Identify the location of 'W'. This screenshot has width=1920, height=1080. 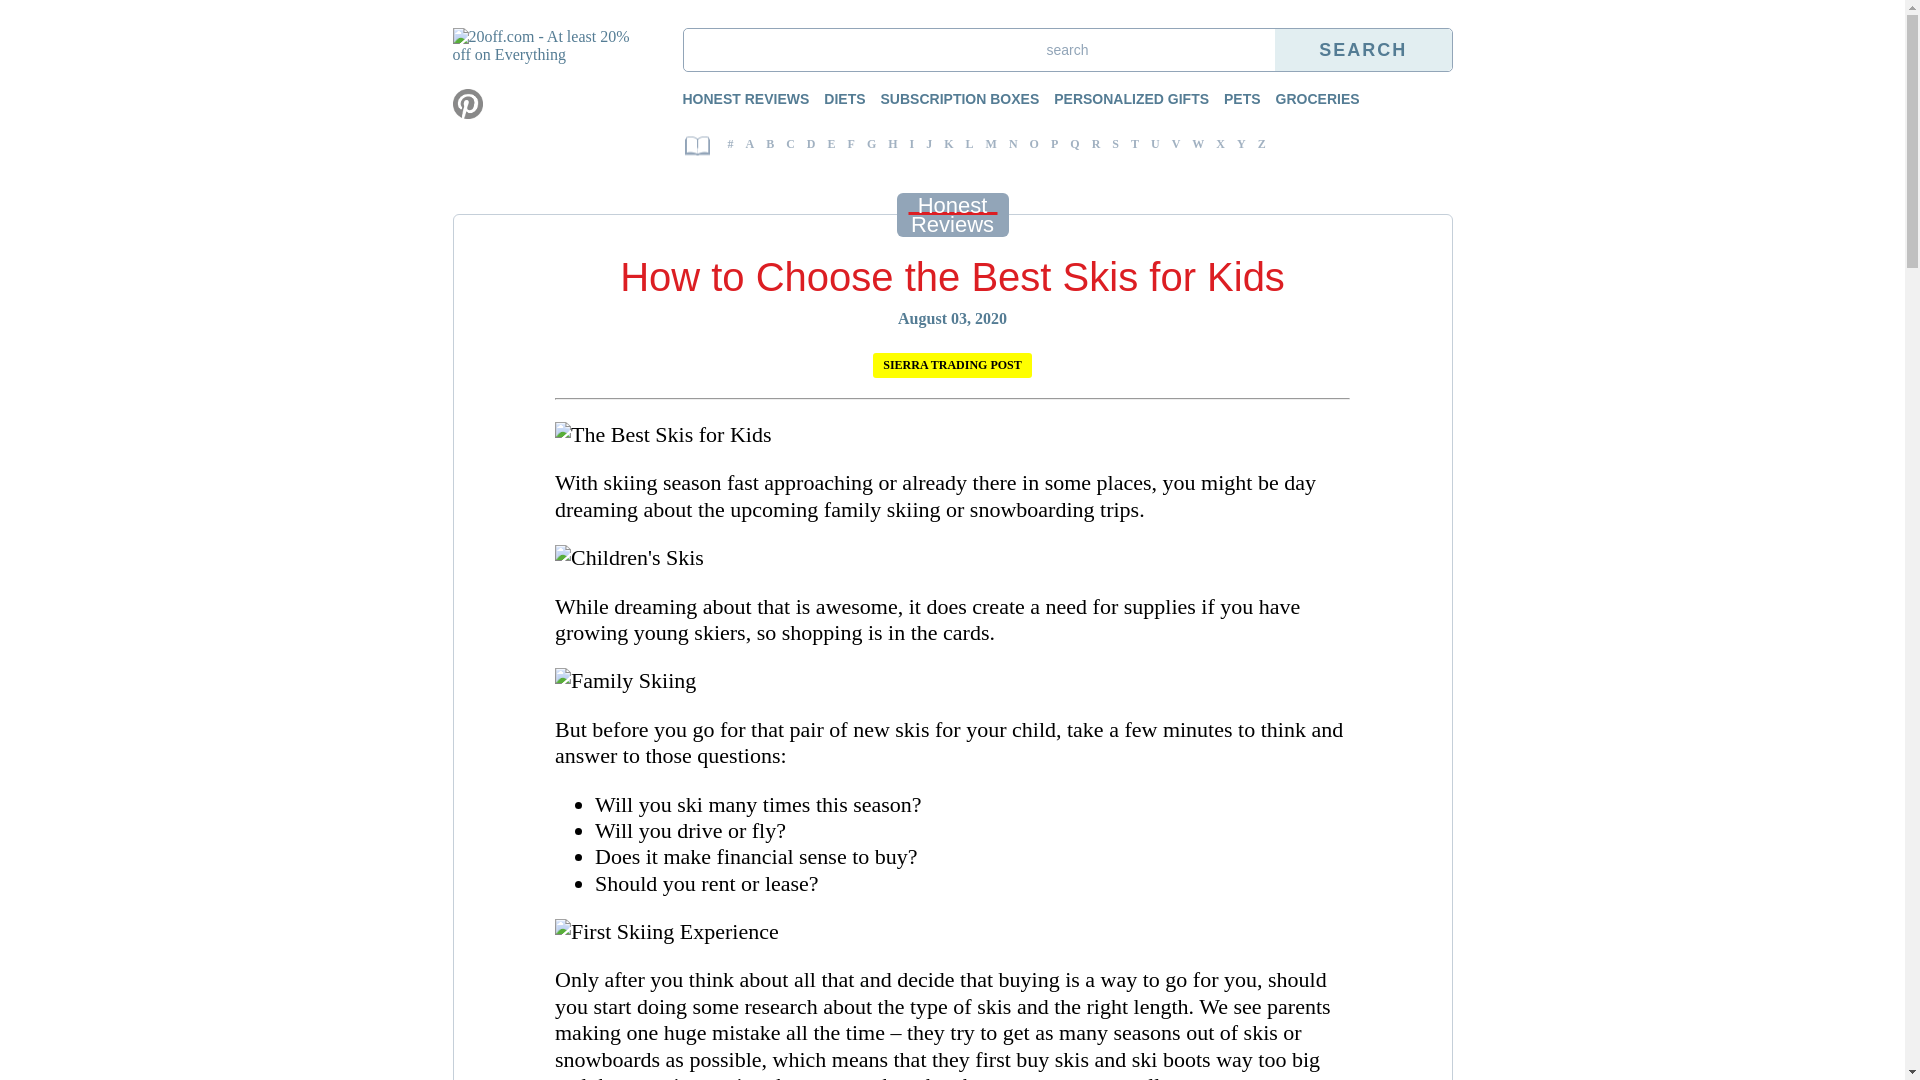
(1198, 143).